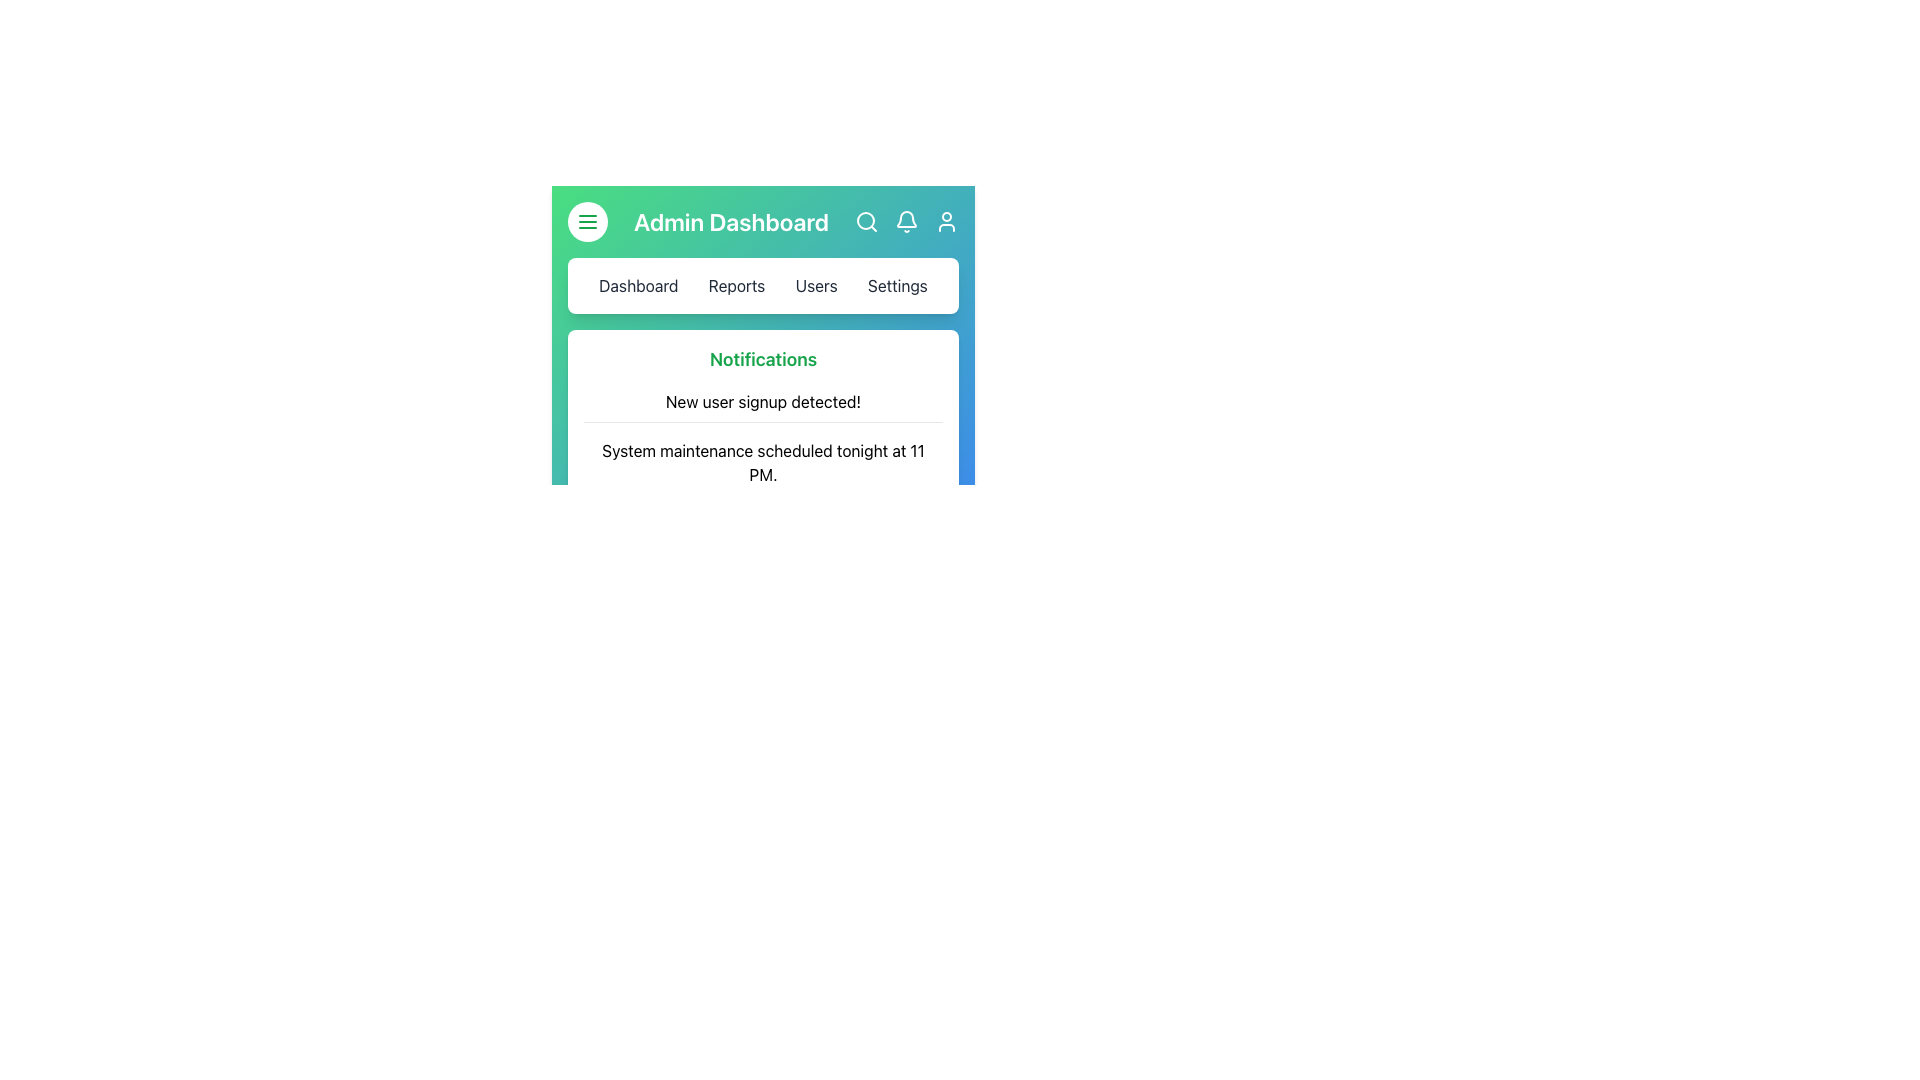 This screenshot has height=1080, width=1920. I want to click on the notification icon button located in the top-right corner of the header, so click(906, 222).